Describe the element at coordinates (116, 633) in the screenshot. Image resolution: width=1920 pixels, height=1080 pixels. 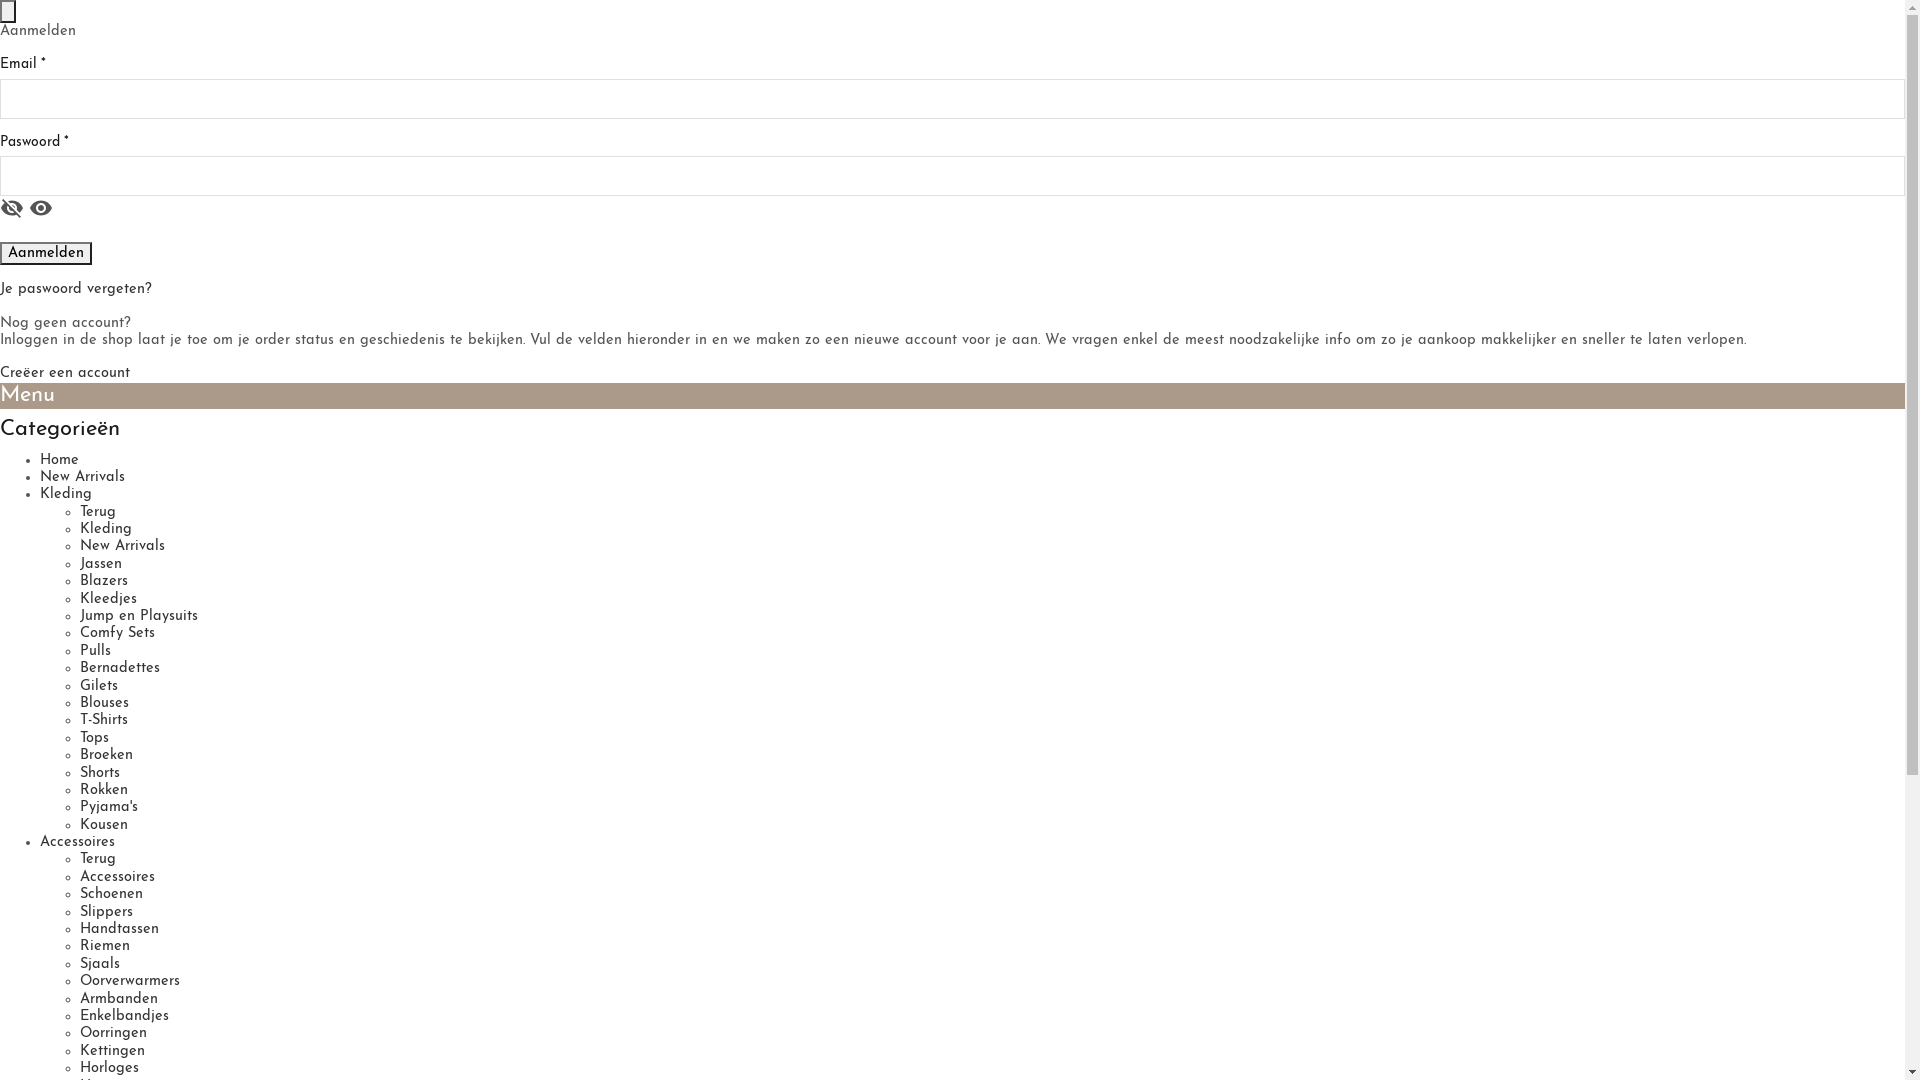
I see `'Comfy Sets'` at that location.